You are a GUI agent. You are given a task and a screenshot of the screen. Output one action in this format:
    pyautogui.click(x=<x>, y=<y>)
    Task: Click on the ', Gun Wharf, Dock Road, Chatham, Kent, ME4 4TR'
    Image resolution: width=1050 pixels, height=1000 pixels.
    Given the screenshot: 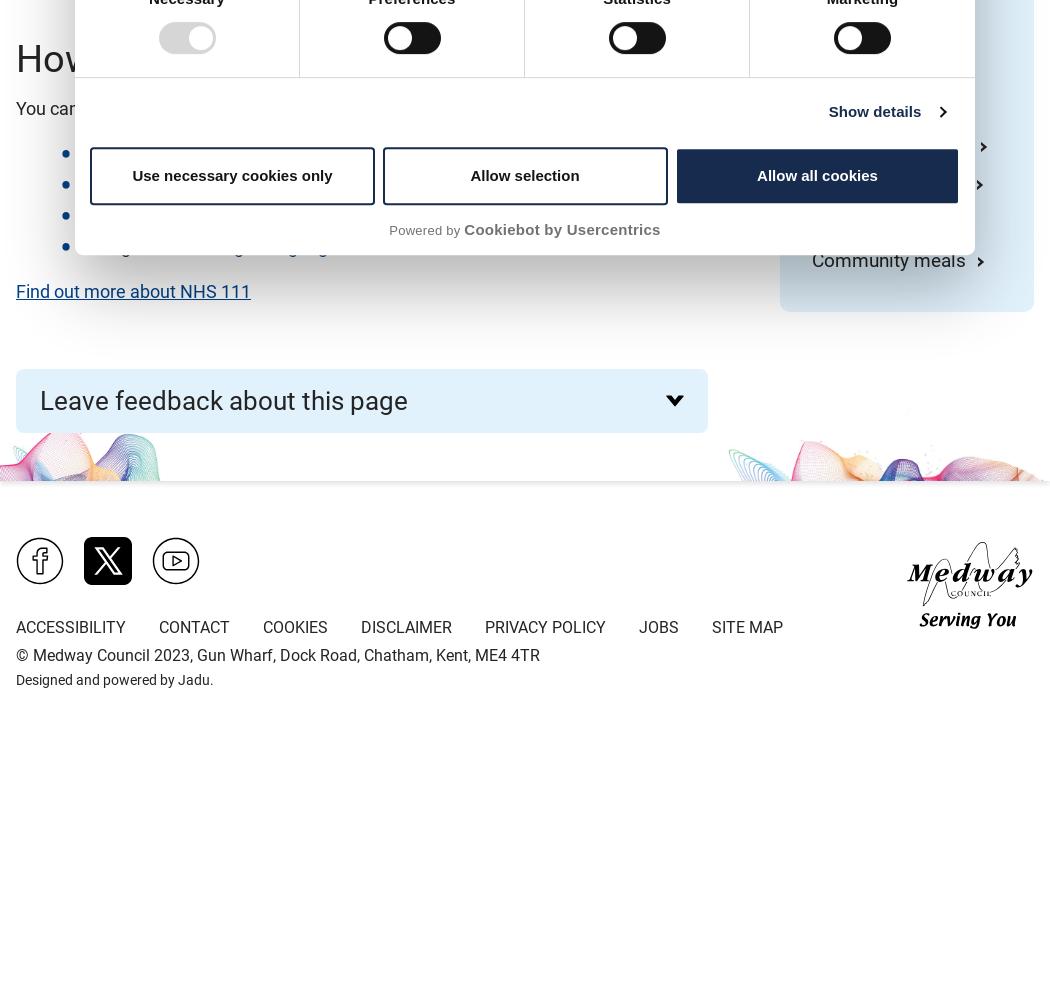 What is the action you would take?
    pyautogui.click(x=363, y=655)
    